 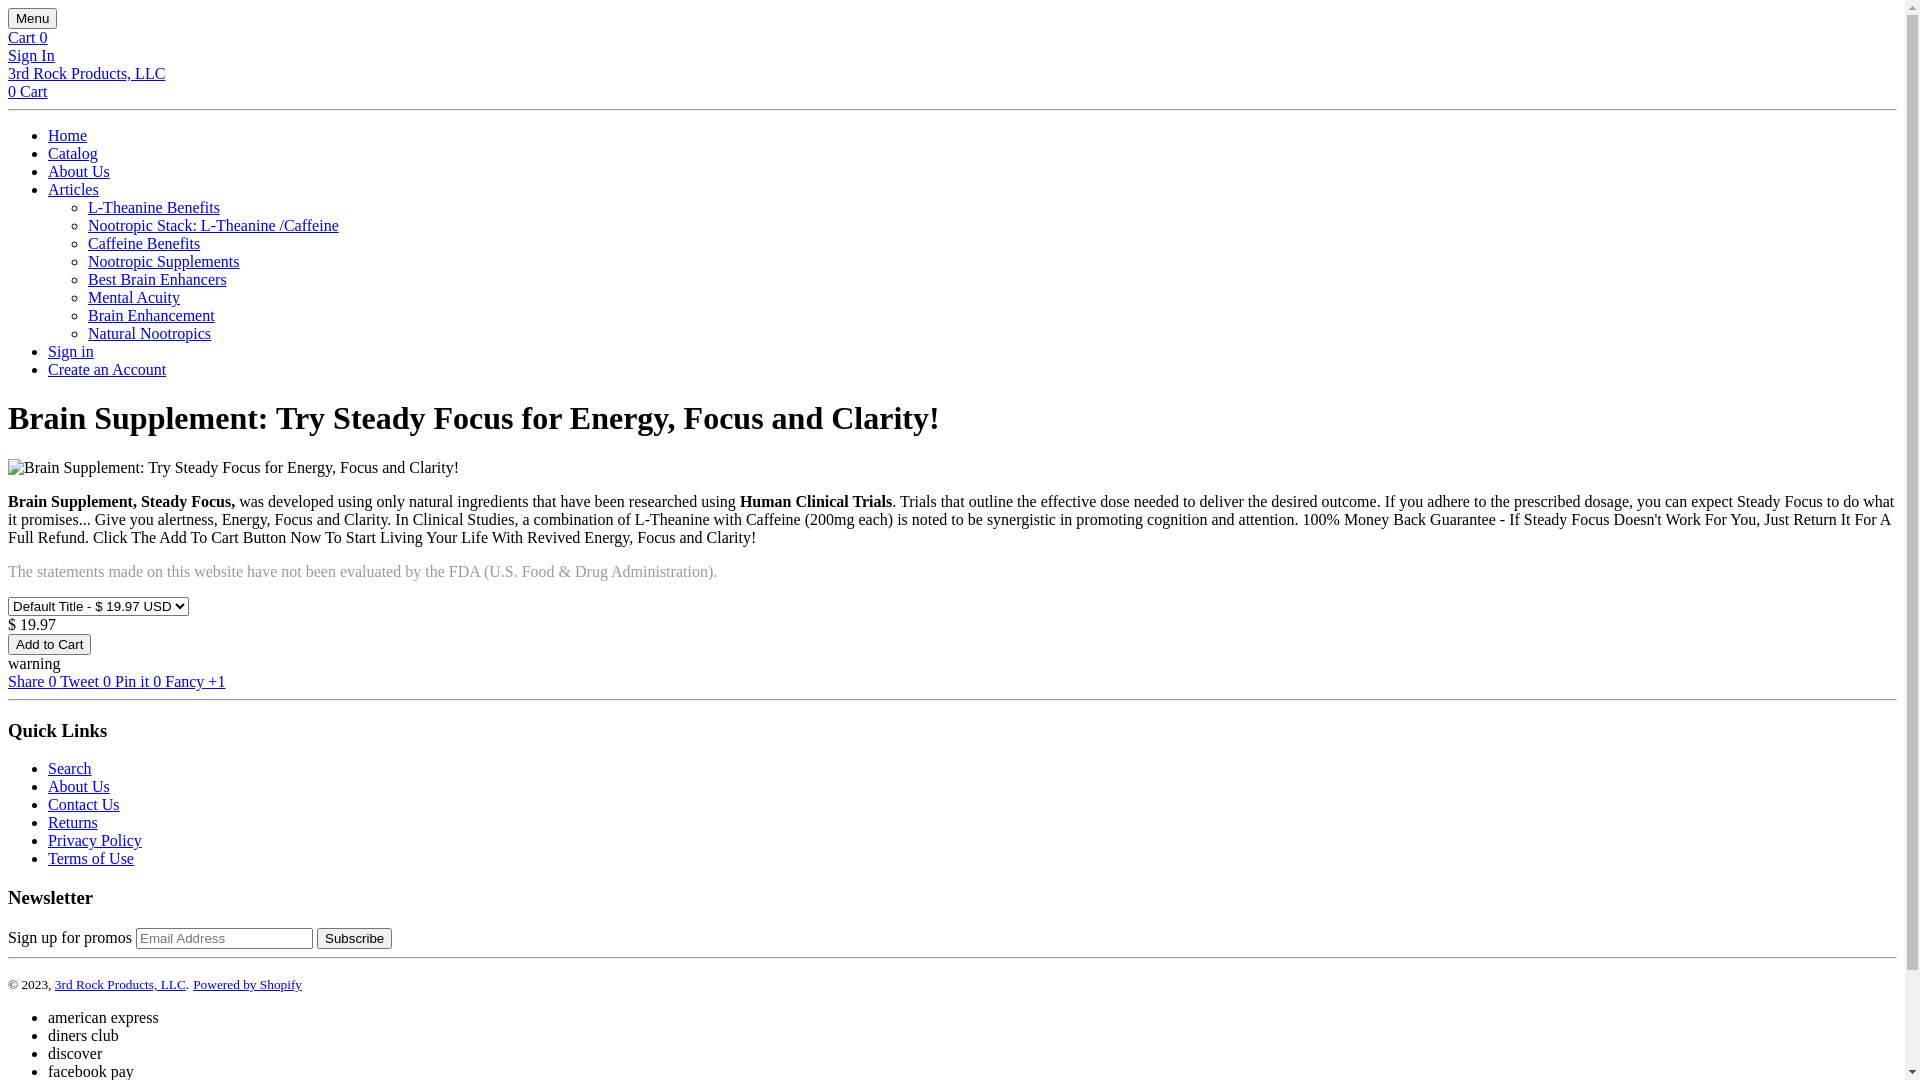 What do you see at coordinates (33, 680) in the screenshot?
I see `'Share 0'` at bounding box center [33, 680].